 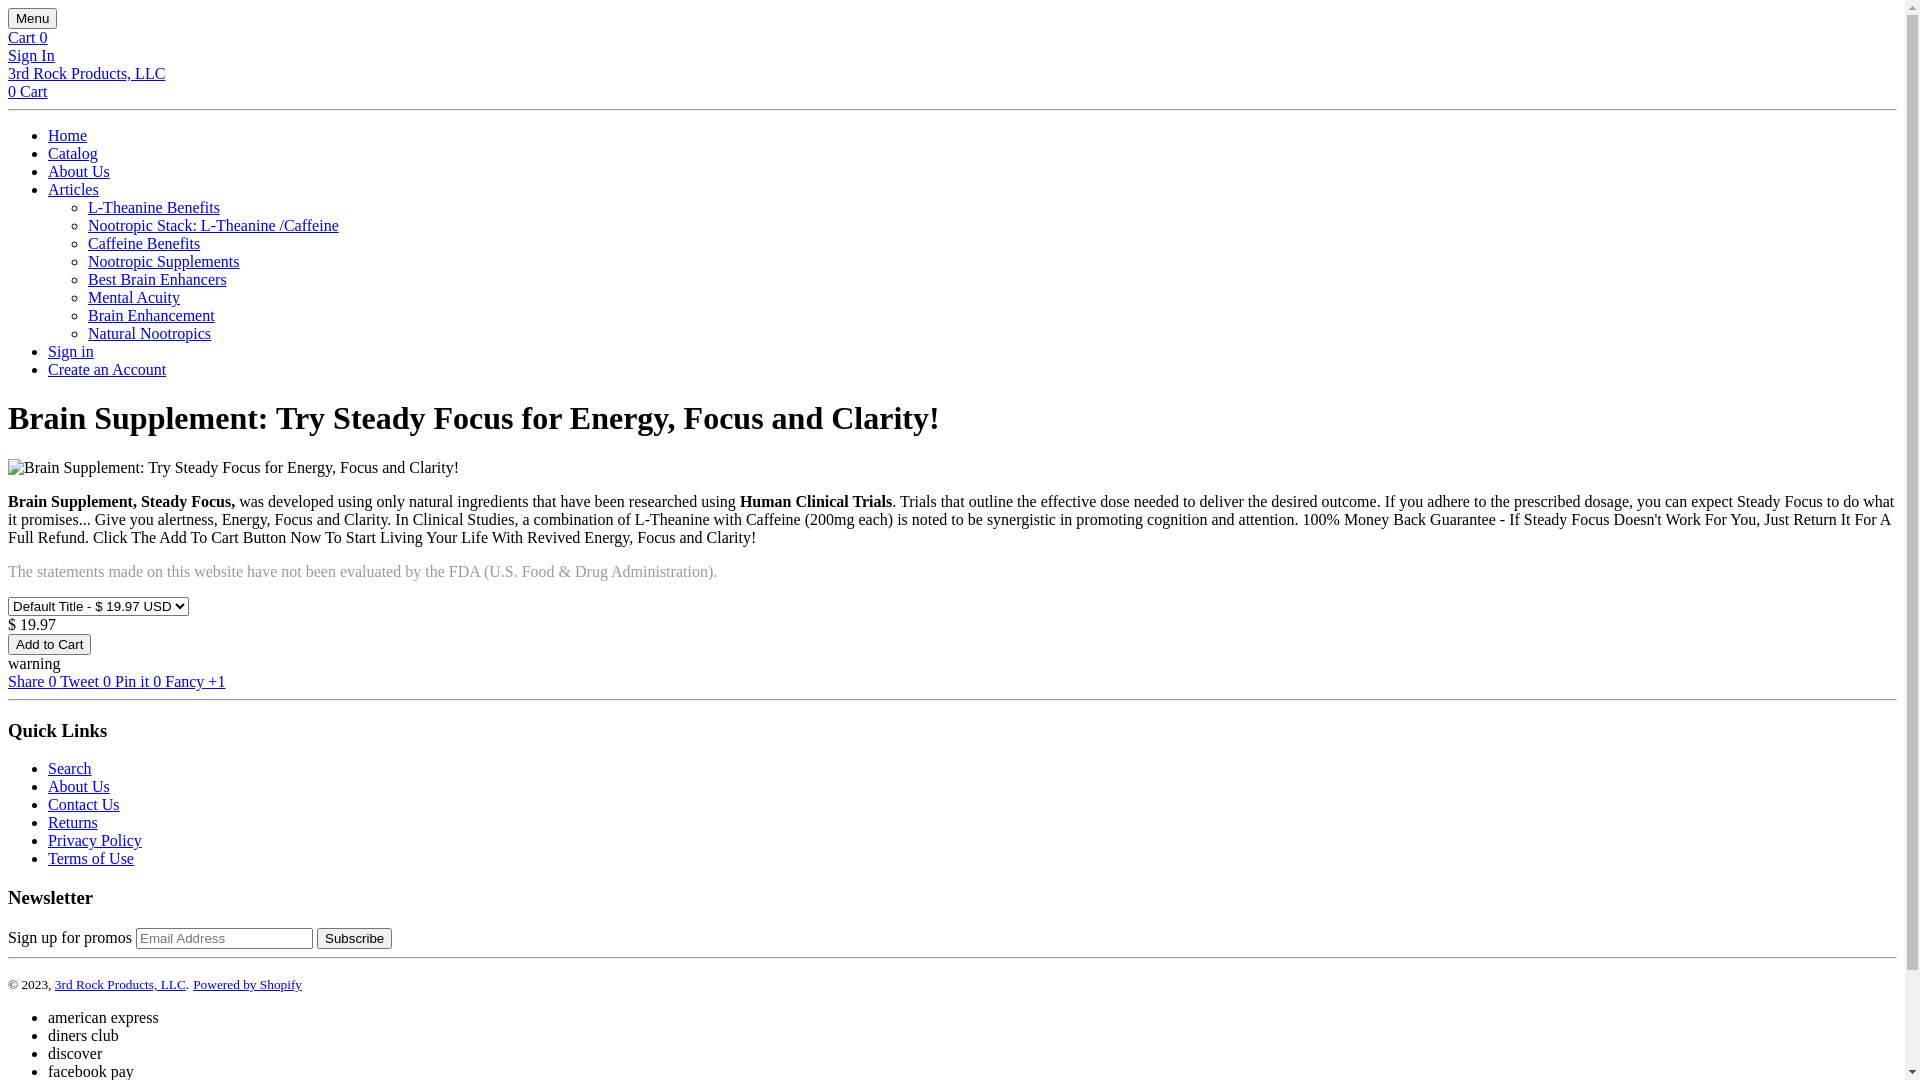 What do you see at coordinates (33, 680) in the screenshot?
I see `'Share 0'` at bounding box center [33, 680].